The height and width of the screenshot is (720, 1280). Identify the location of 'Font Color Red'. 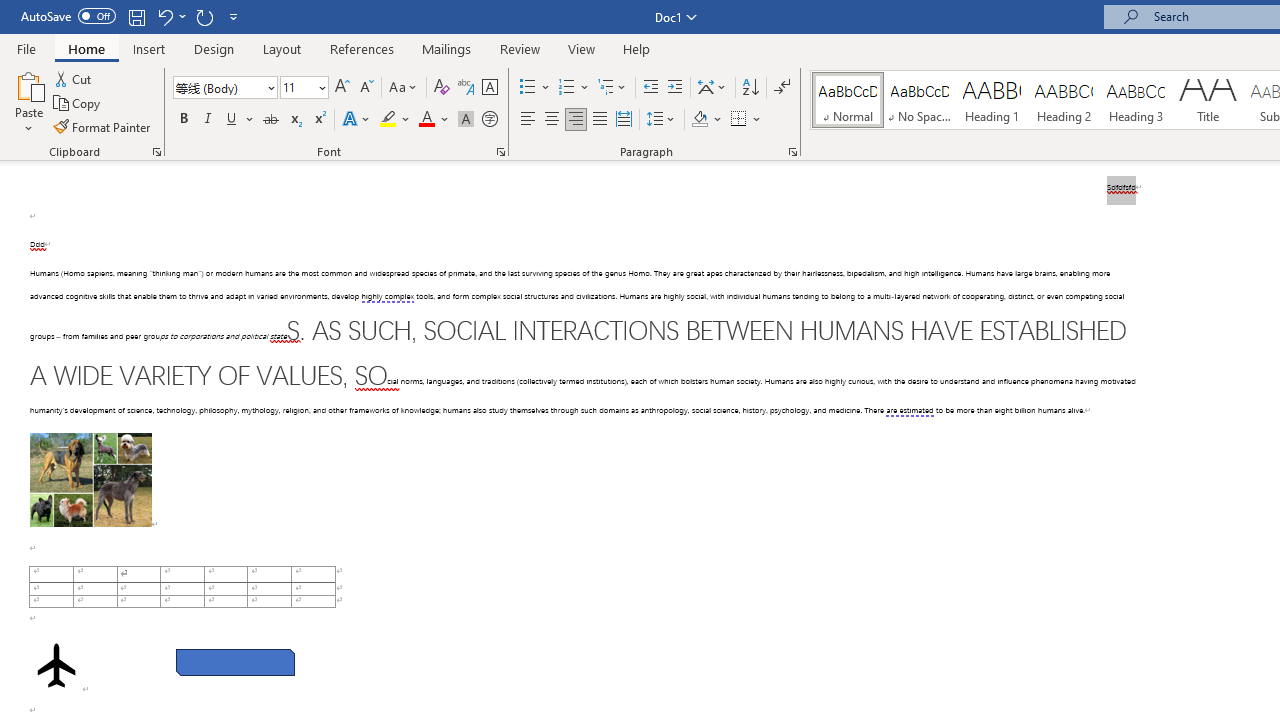
(425, 119).